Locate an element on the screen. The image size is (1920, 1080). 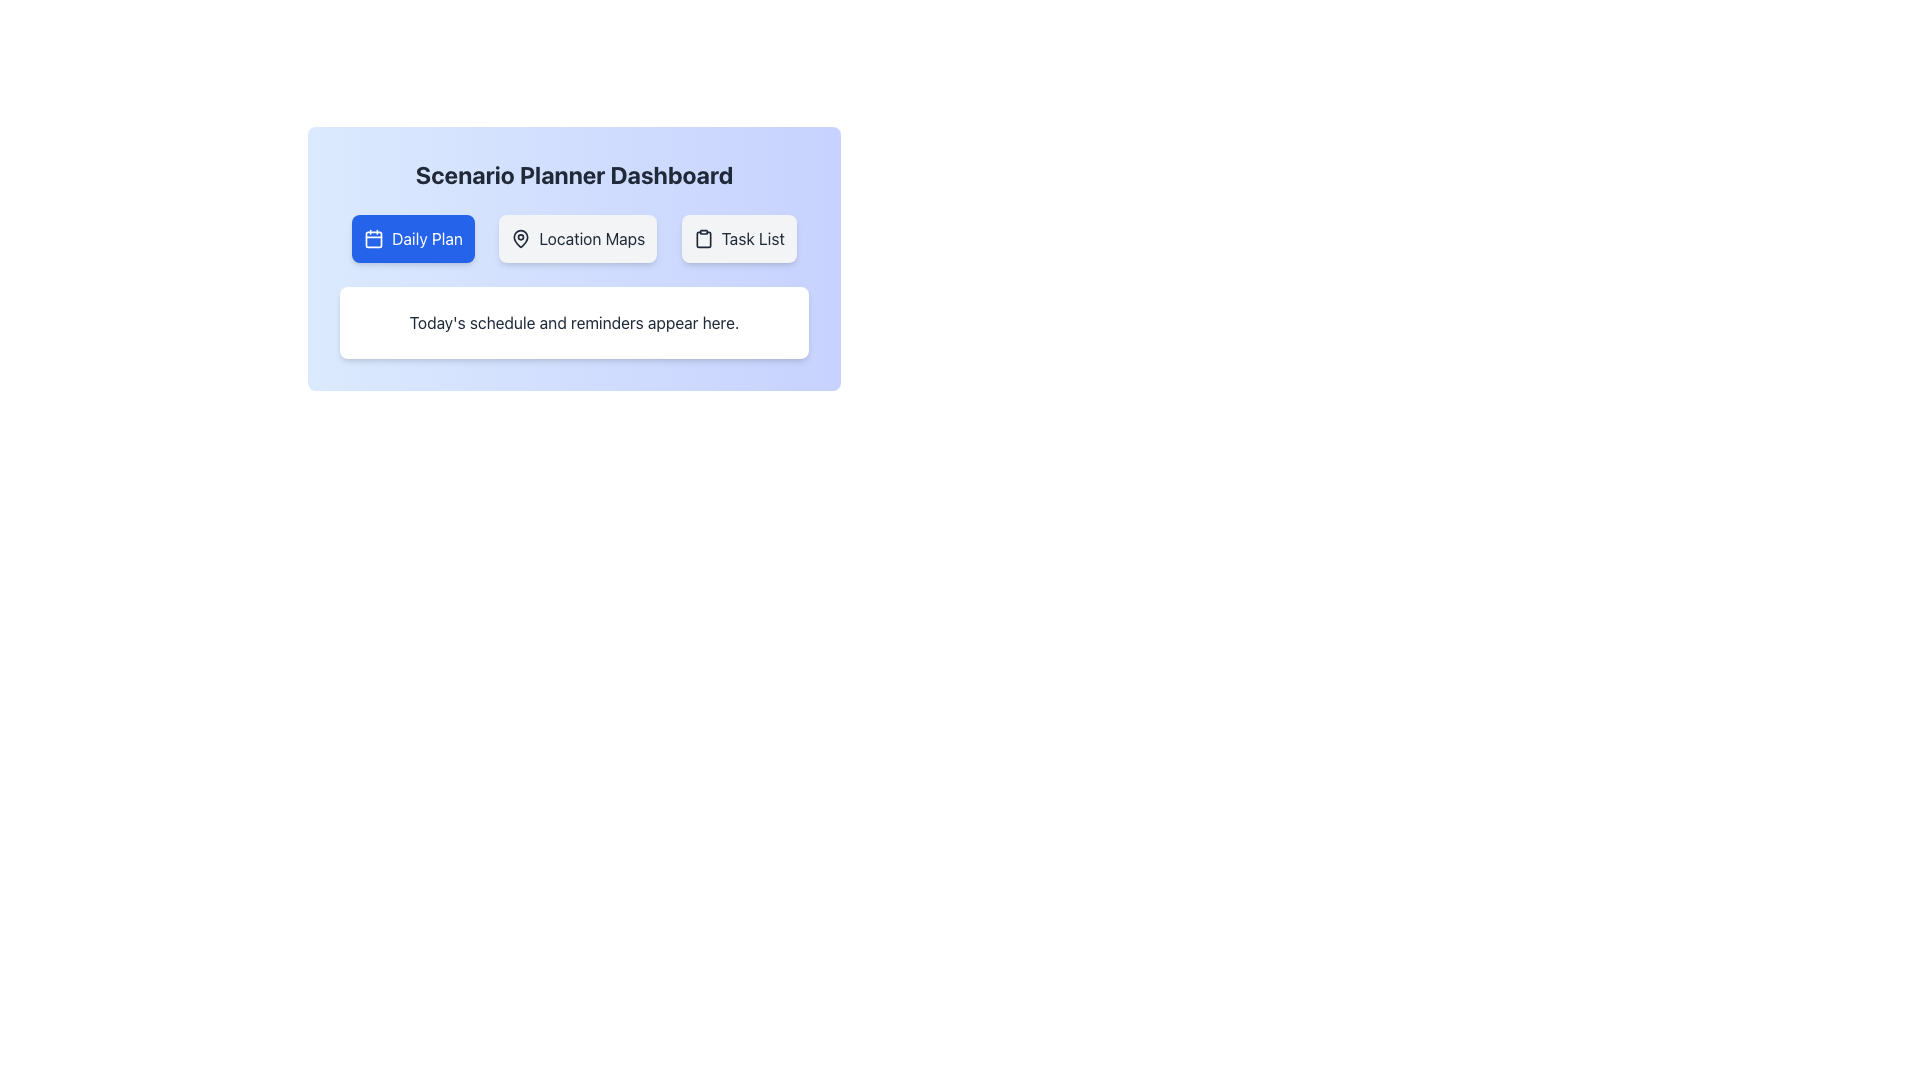
the far-left button labeled 'Daily Plan' is located at coordinates (412, 238).